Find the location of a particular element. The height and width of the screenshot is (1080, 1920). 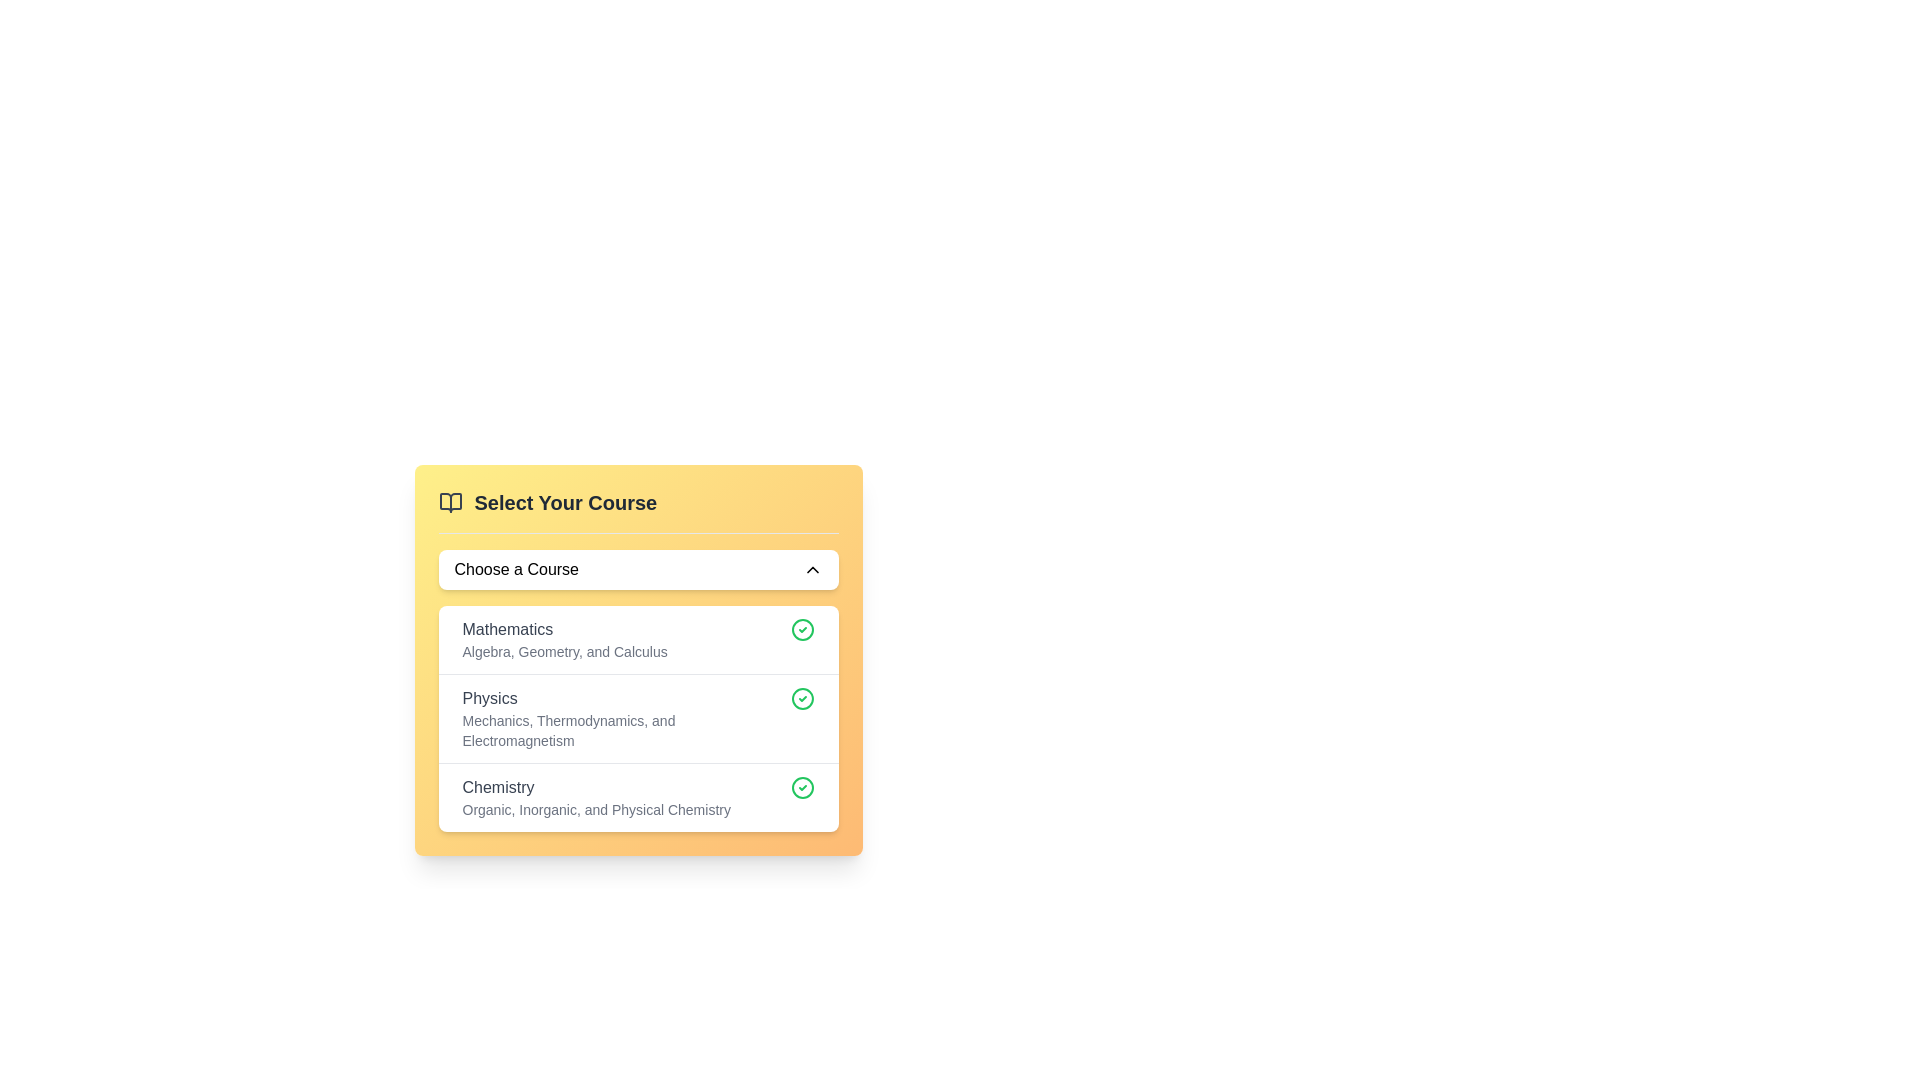

the 'Physics' course option in the dropdown menu titled 'Select Your Course', which is the second entry in the list of courses is located at coordinates (625, 717).